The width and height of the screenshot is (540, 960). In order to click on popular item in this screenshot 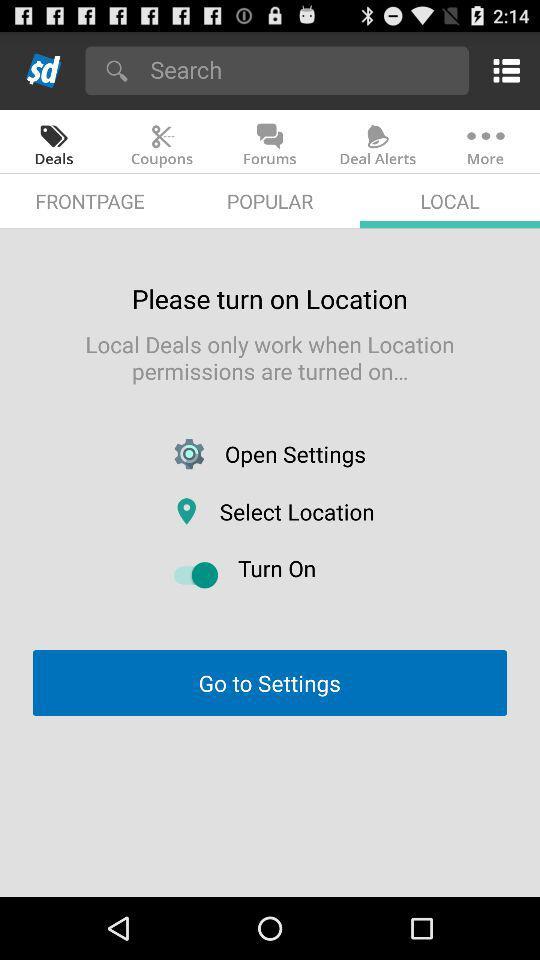, I will do `click(270, 201)`.